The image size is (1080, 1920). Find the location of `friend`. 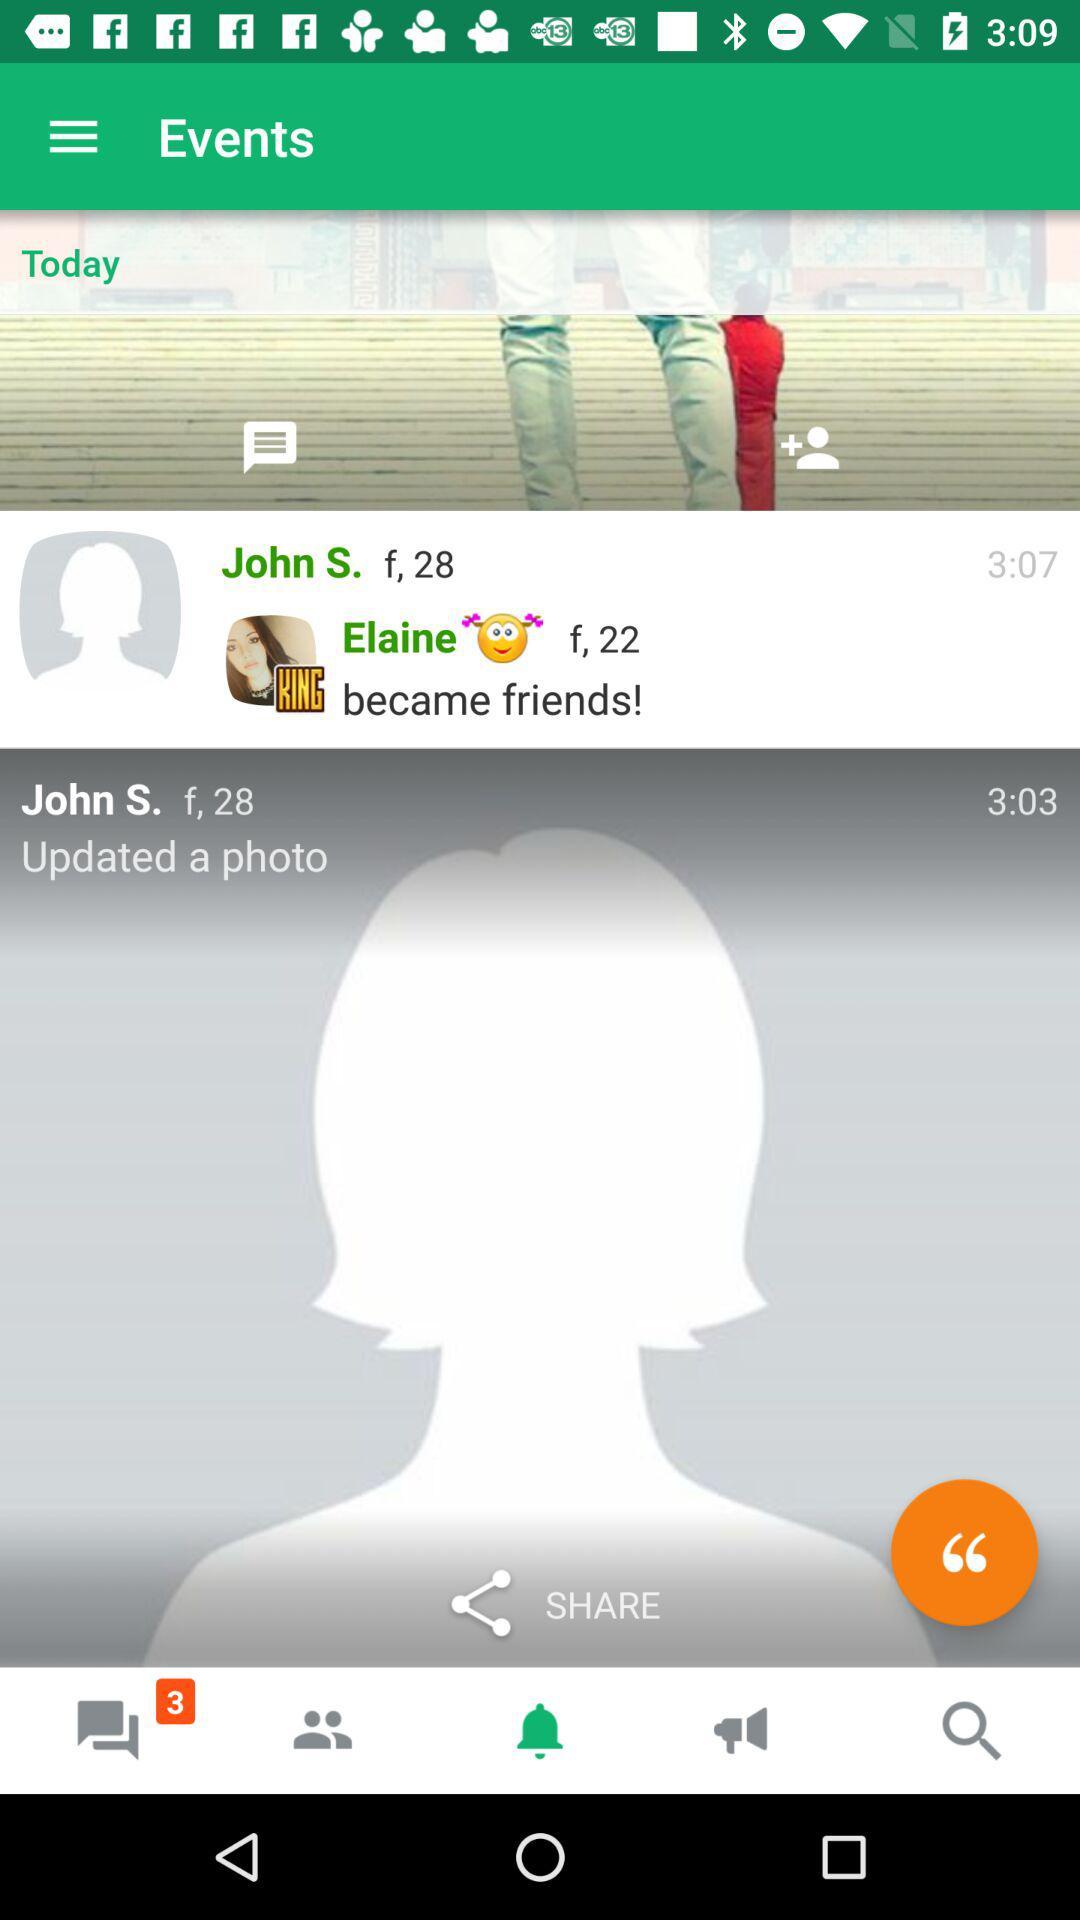

friend is located at coordinates (810, 446).